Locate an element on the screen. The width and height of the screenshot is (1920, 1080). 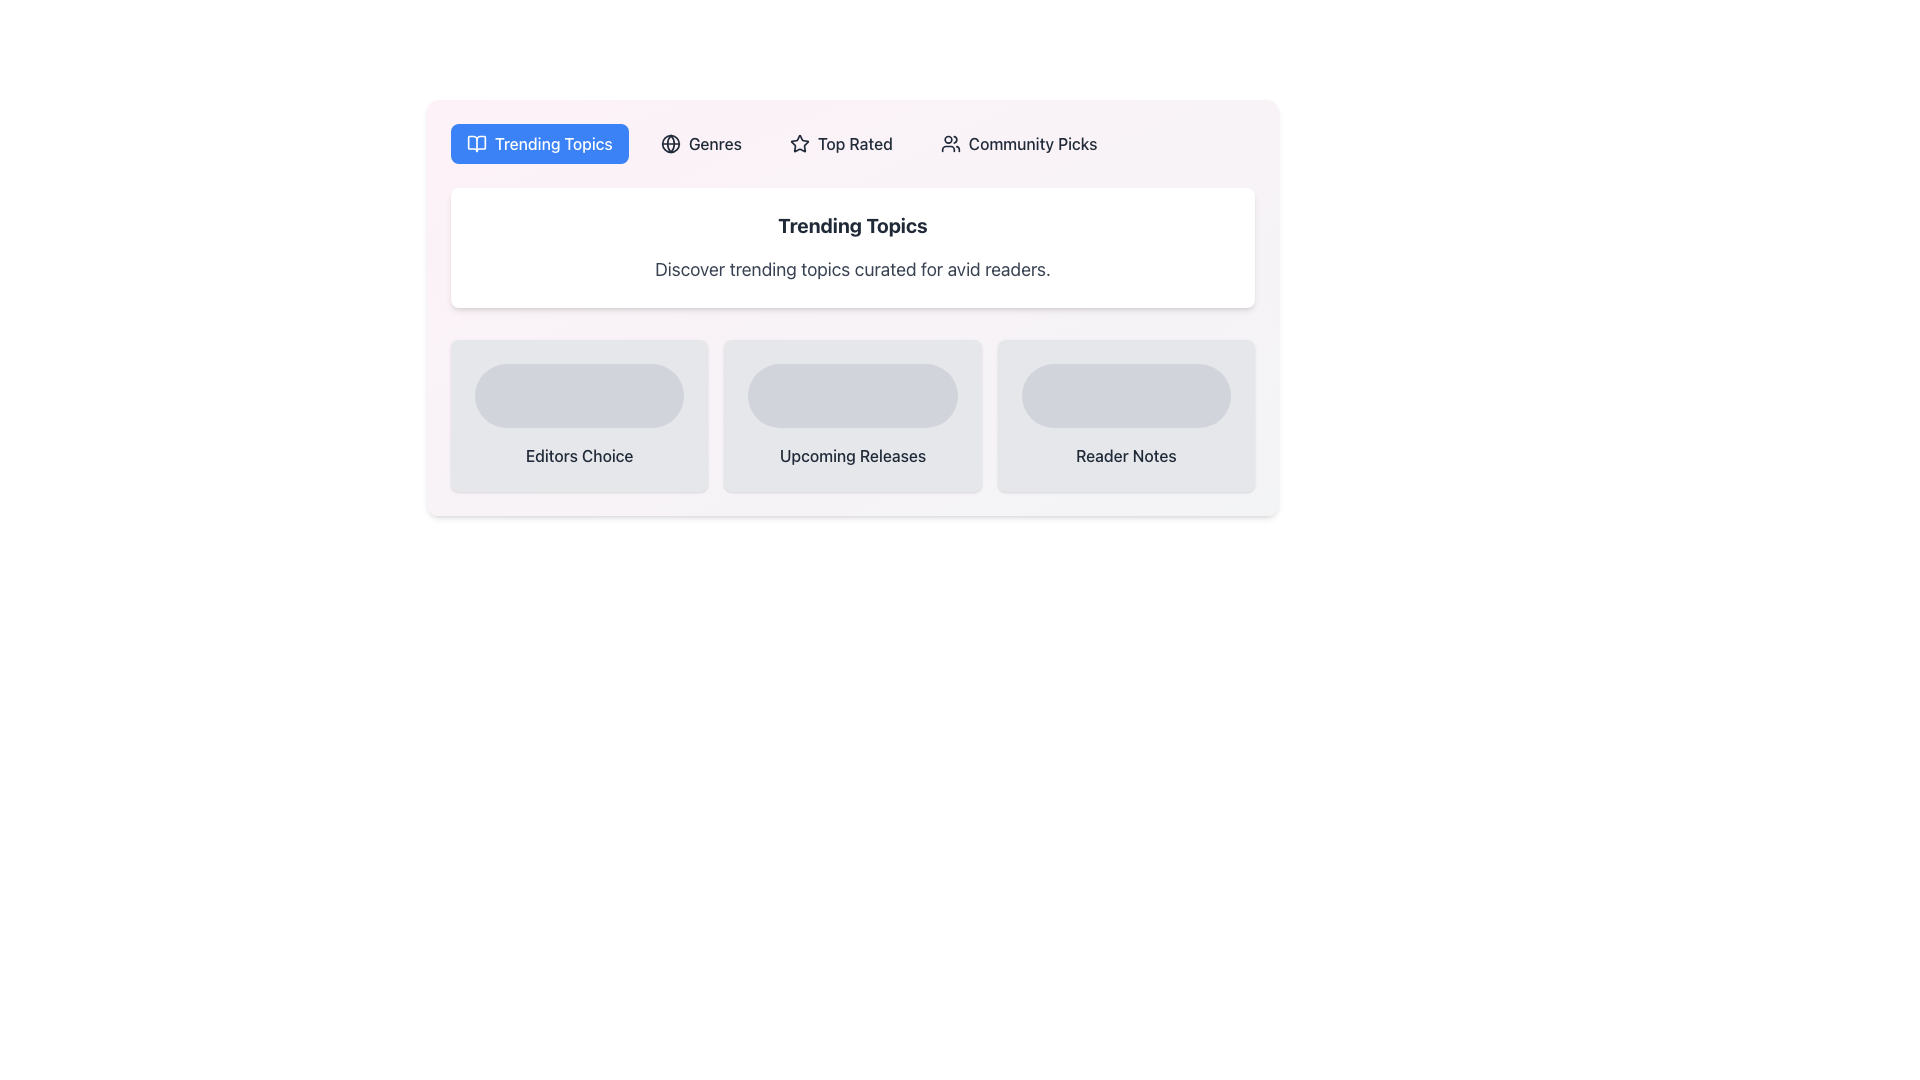
the static text element displaying 'Reader Notes' in bold format, located in the lower-right section of the interface, below a rounded rectangle is located at coordinates (1126, 455).